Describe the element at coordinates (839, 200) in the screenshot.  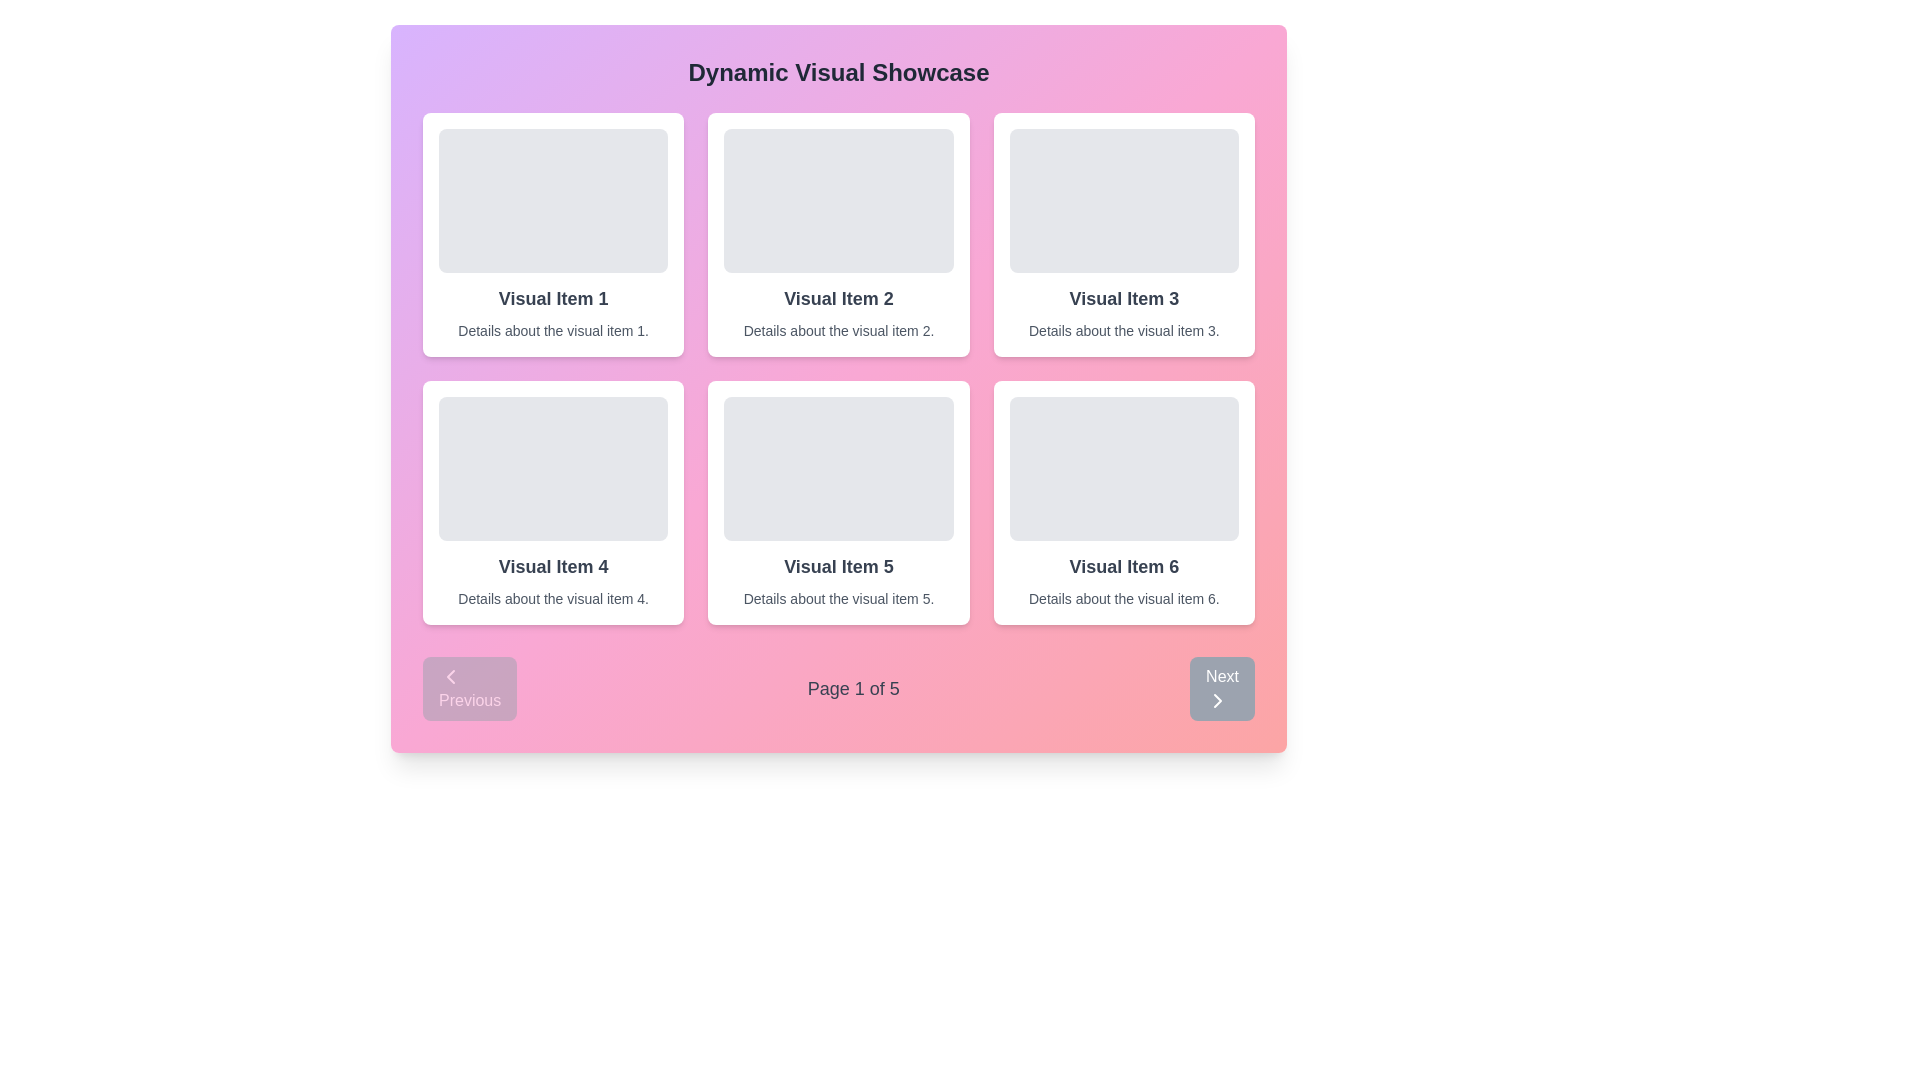
I see `the light gray rectangular Visual Placeholder located above the text 'Visual Item 2' in the middle row of the grid layout` at that location.